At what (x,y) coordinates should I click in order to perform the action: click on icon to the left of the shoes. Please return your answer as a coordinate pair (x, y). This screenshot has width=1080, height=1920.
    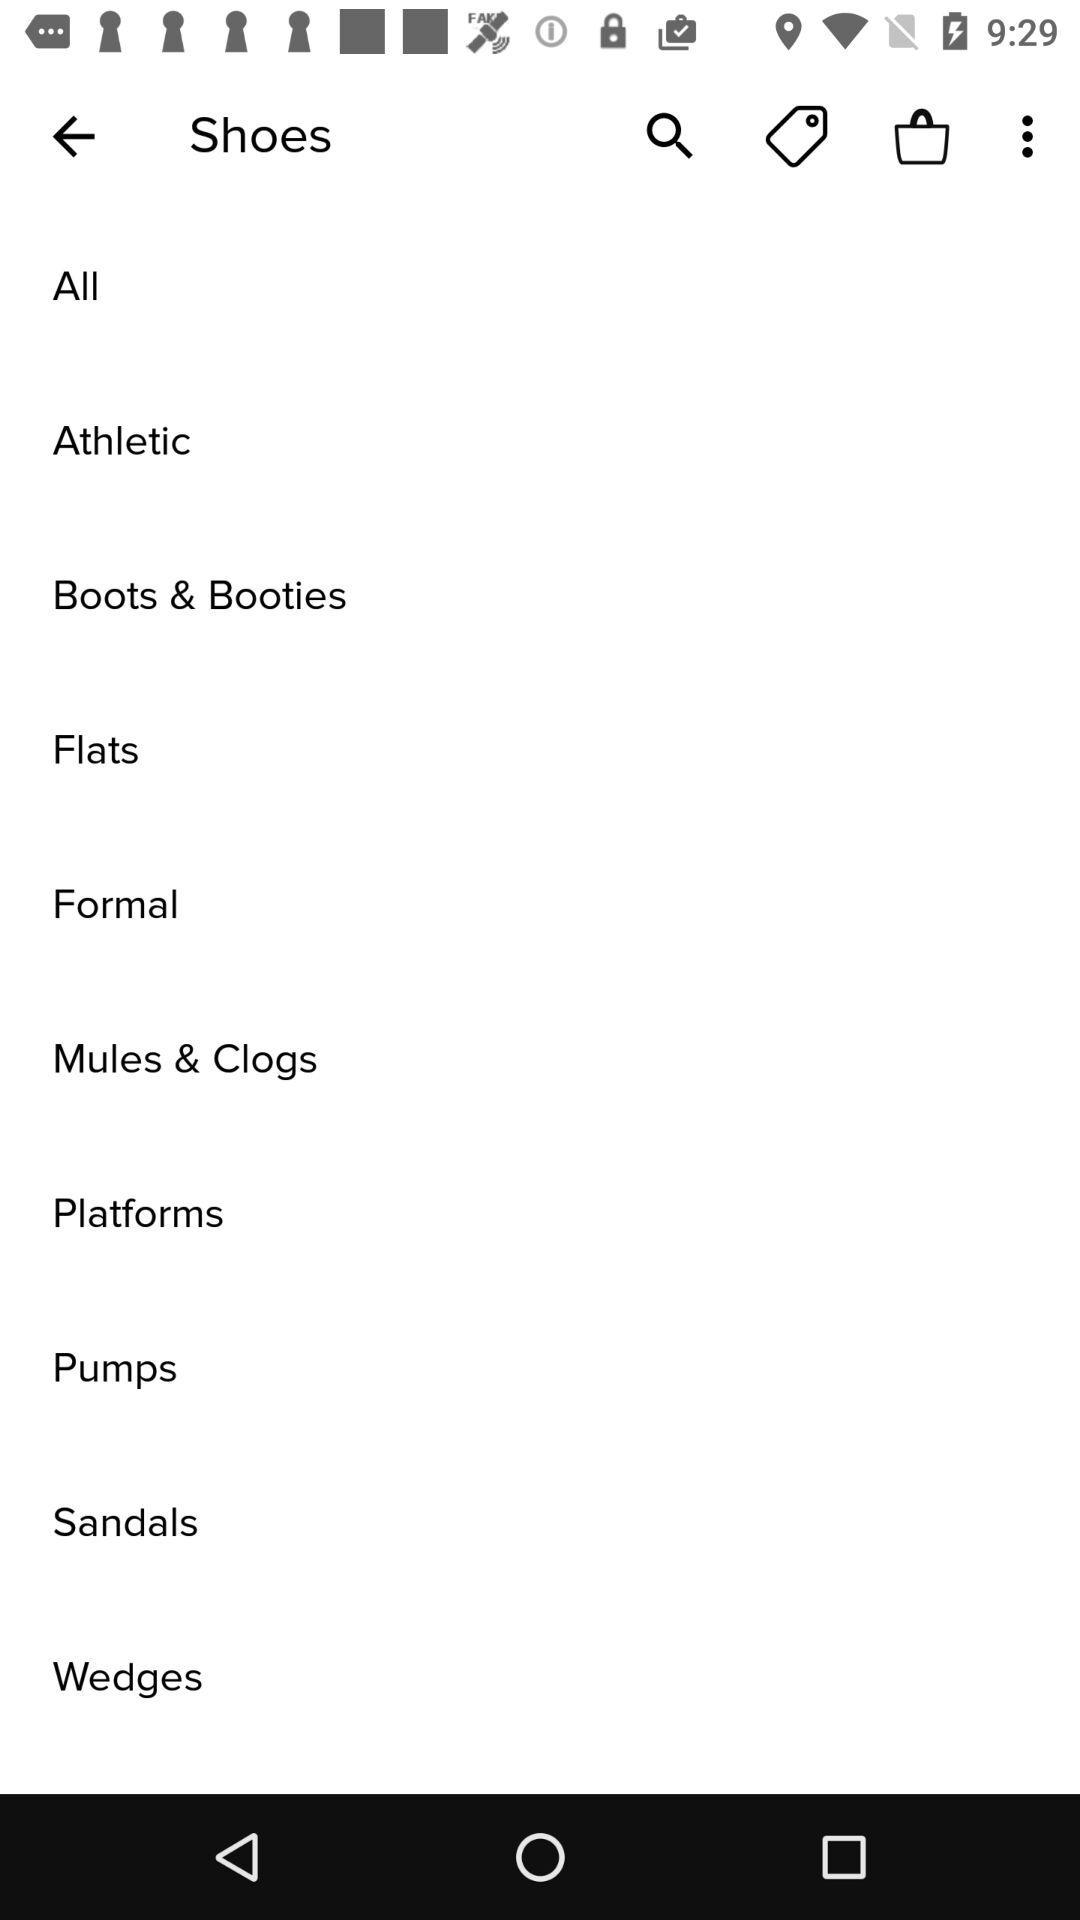
    Looking at the image, I should click on (72, 135).